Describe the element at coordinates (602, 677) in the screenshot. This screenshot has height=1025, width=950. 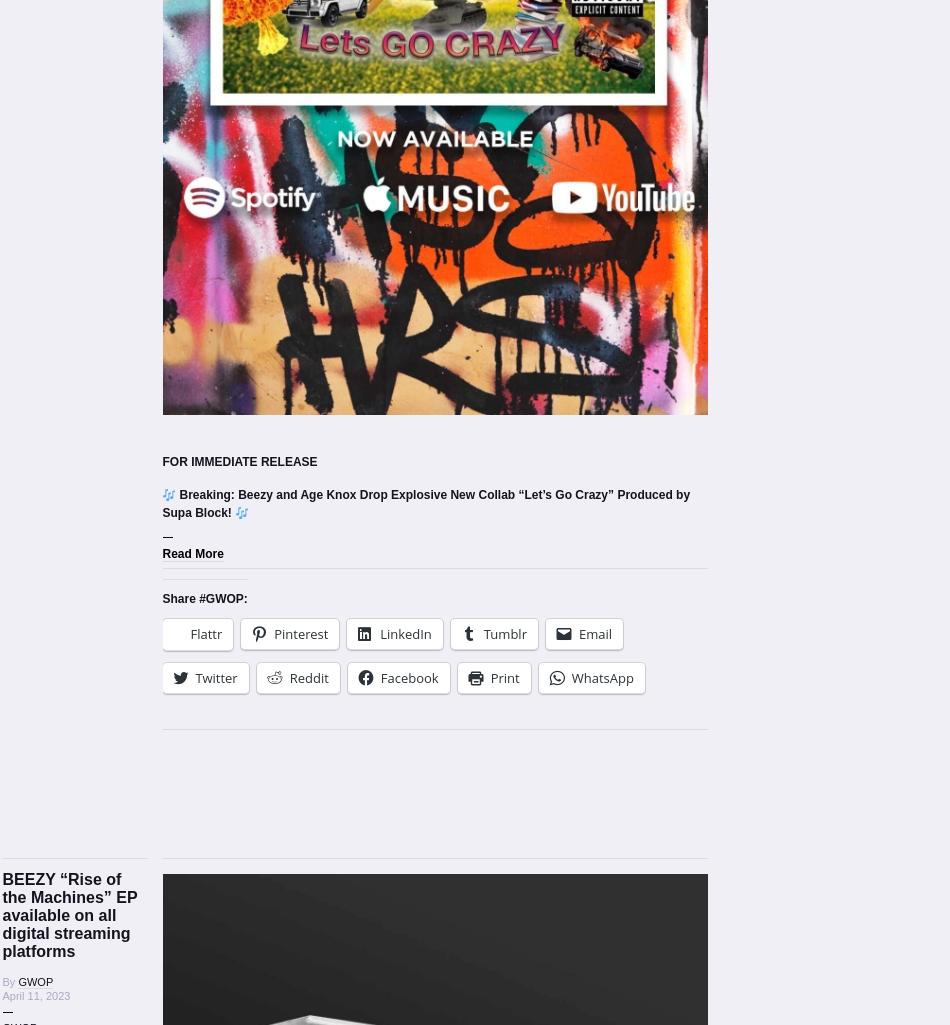
I see `'WhatsApp'` at that location.